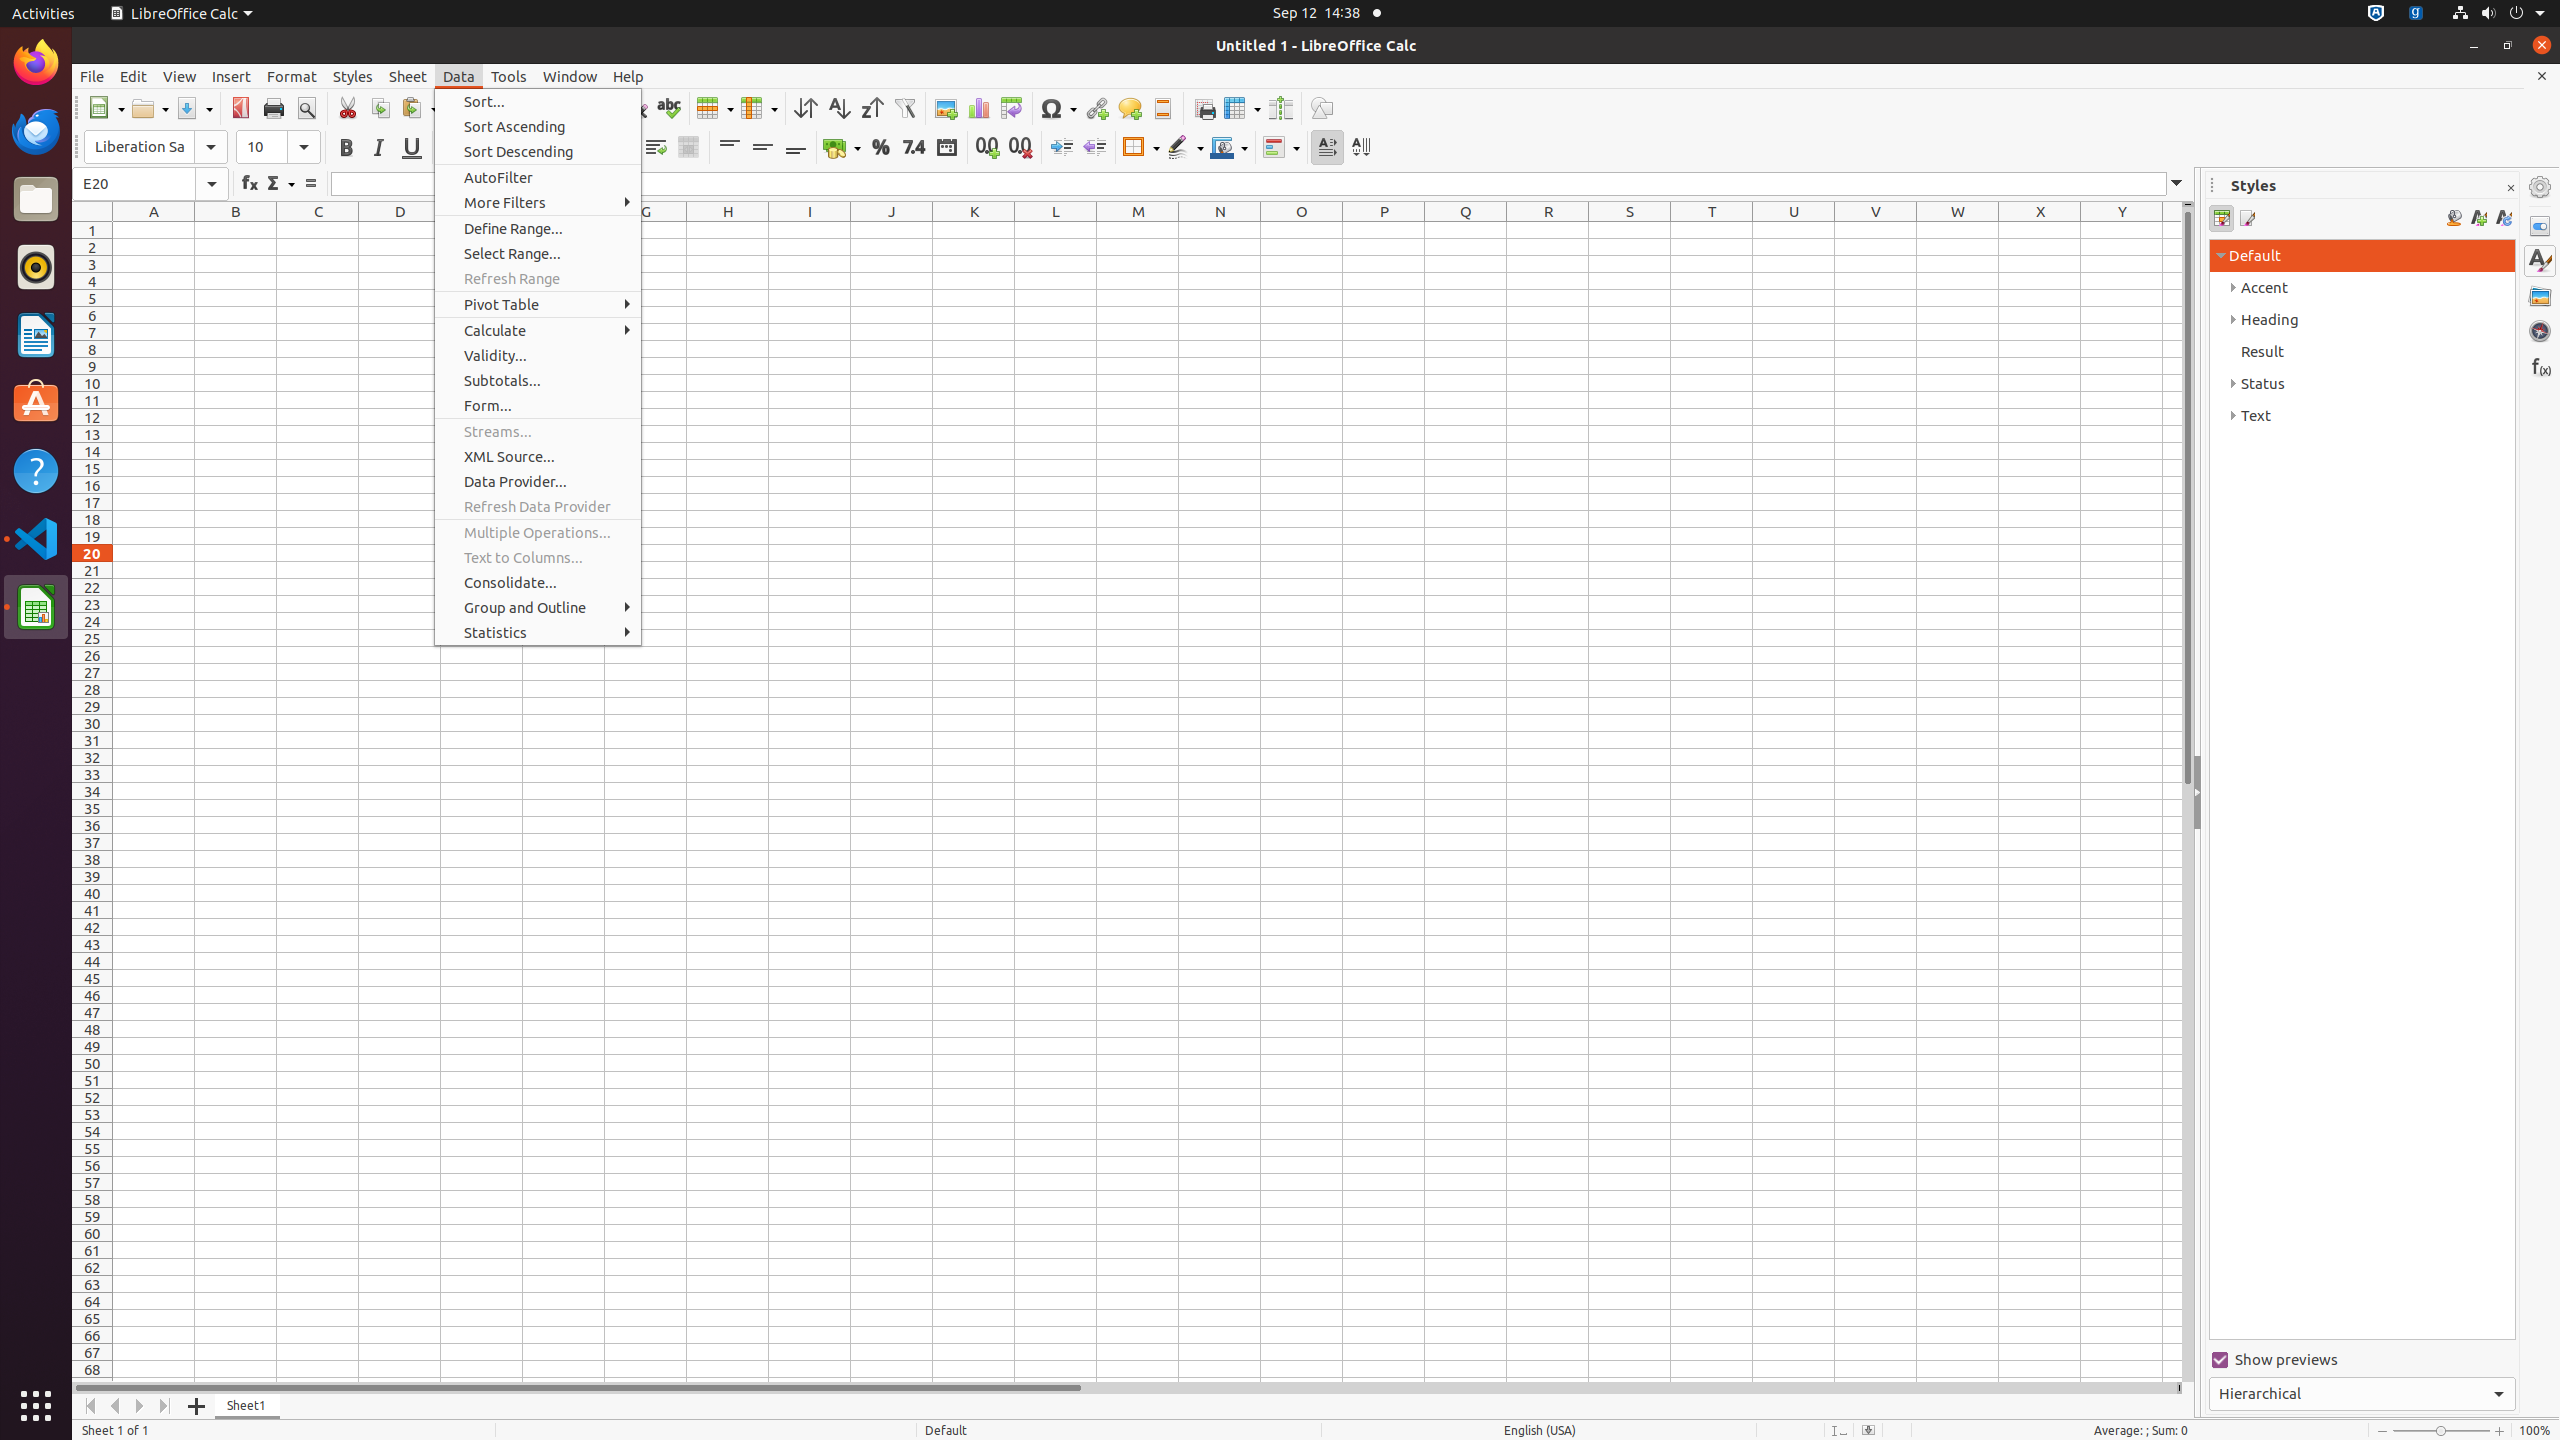 The width and height of the screenshot is (2560, 1440). What do you see at coordinates (1093, 146) in the screenshot?
I see `'Decrease'` at bounding box center [1093, 146].